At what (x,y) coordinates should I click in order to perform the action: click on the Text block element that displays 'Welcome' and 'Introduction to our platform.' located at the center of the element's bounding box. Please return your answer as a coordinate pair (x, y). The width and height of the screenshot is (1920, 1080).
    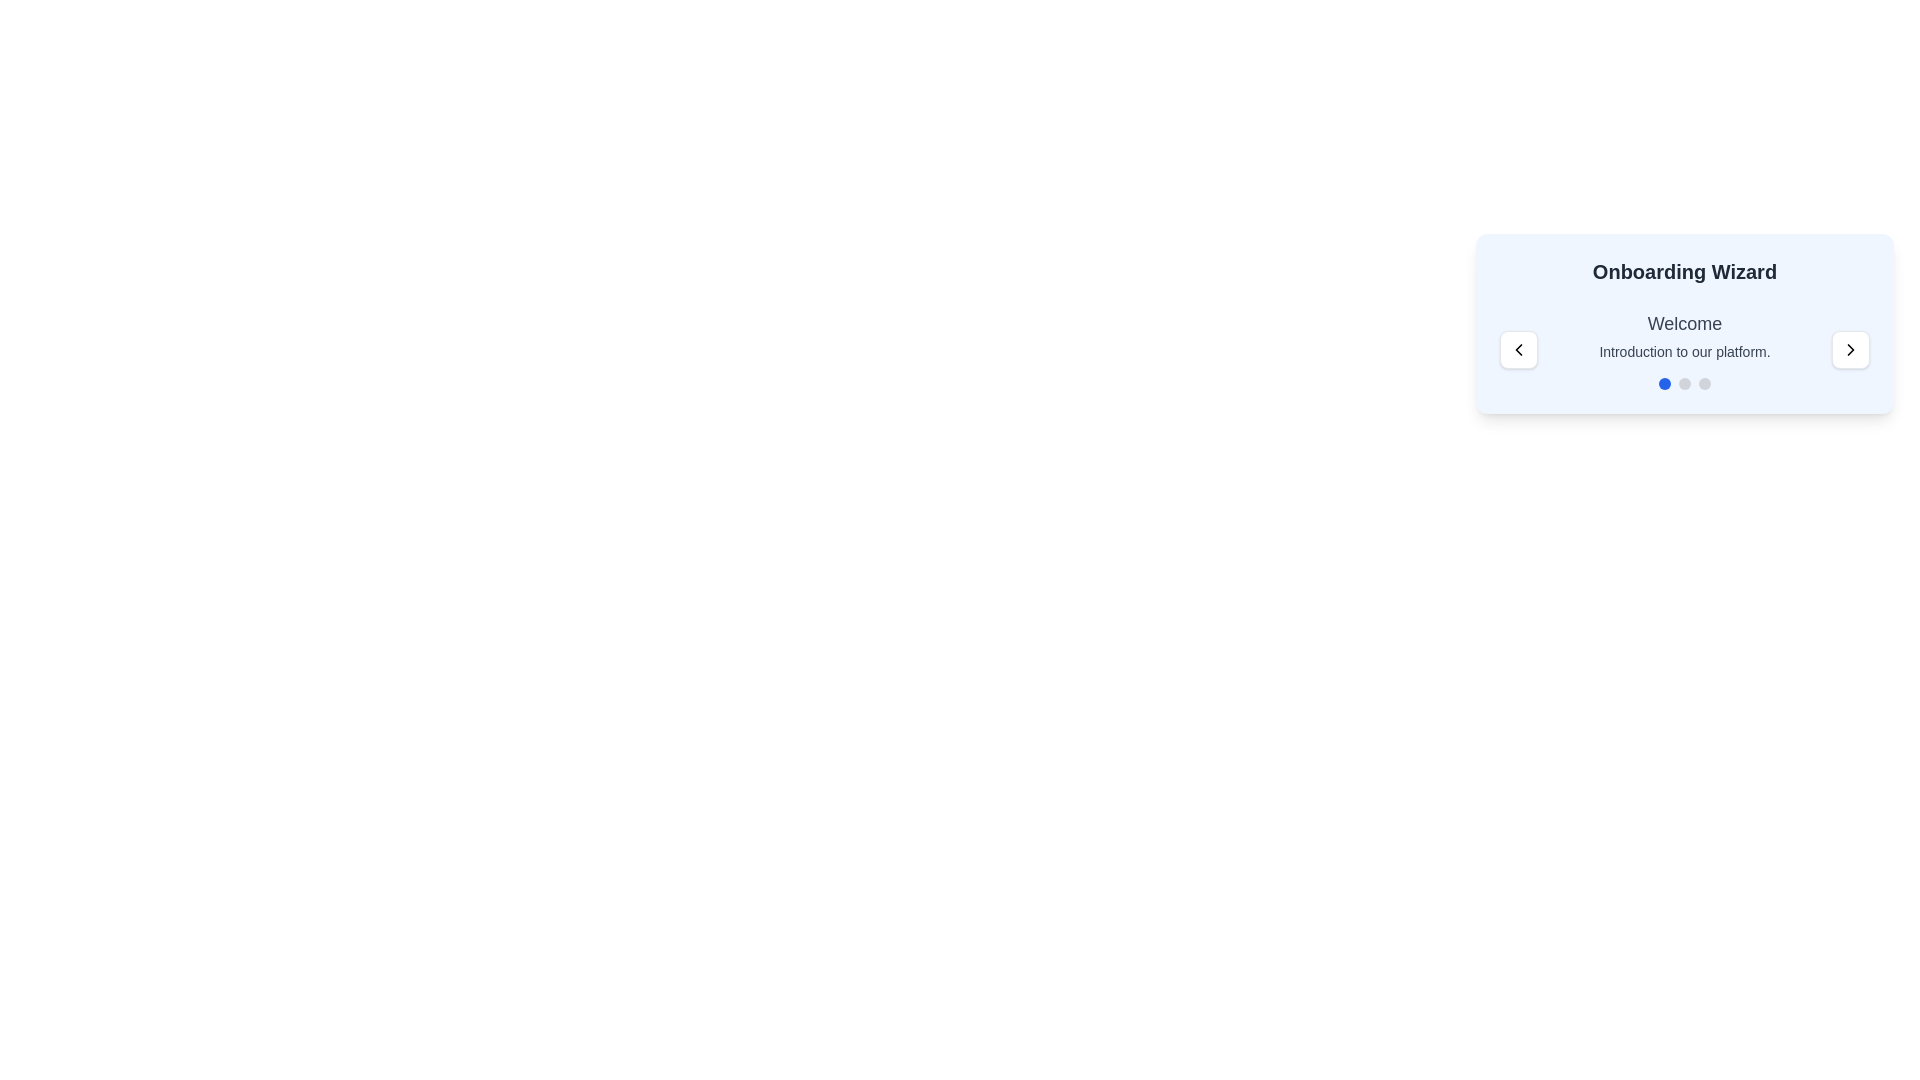
    Looking at the image, I should click on (1683, 334).